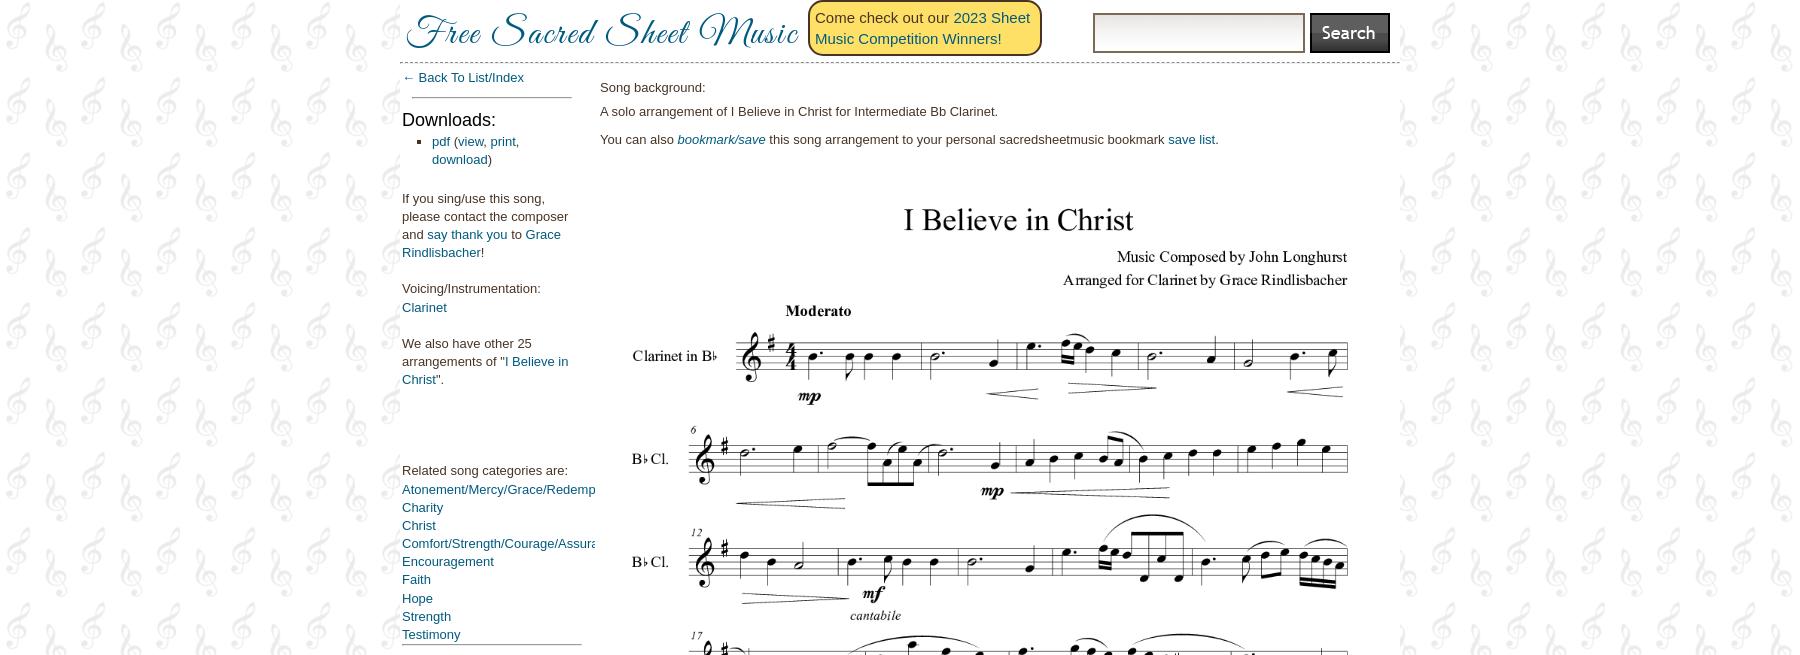 This screenshot has height=655, width=1800. Describe the element at coordinates (401, 487) in the screenshot. I see `'Atonement/Mercy/Grace/Redemption'` at that location.